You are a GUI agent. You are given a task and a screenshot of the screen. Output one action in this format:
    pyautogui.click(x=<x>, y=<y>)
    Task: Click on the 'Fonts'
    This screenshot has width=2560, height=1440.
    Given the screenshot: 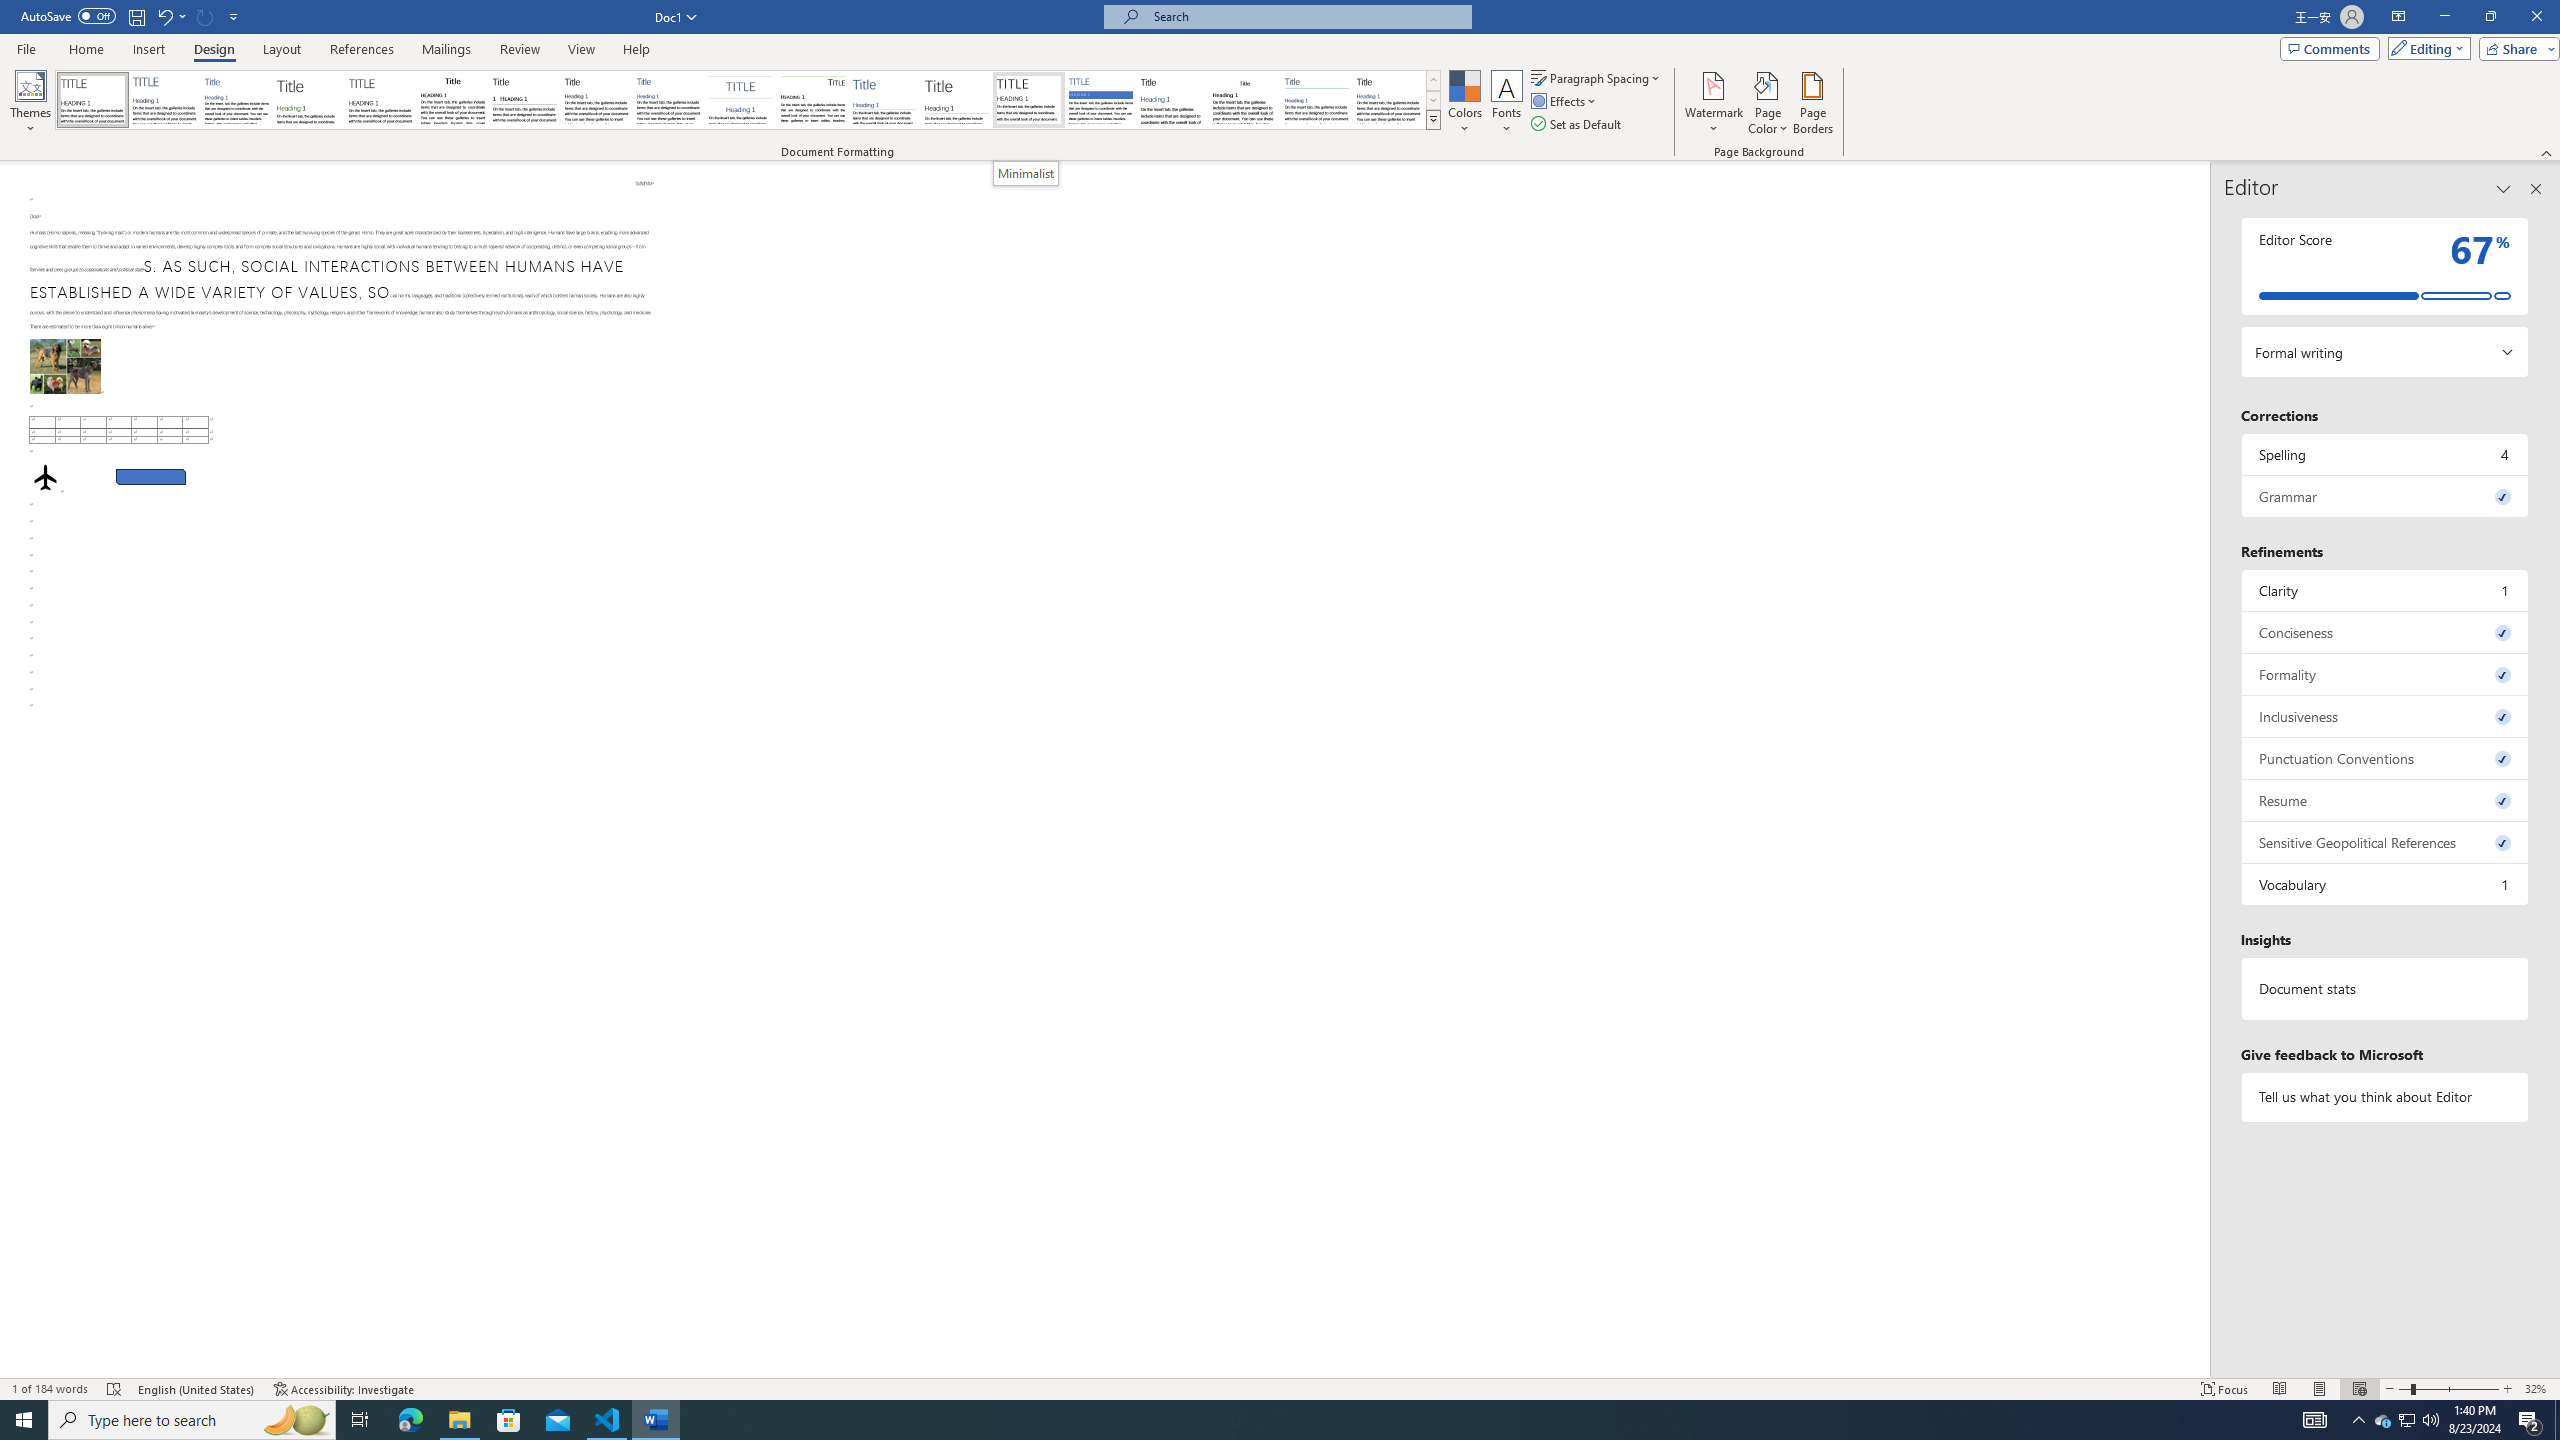 What is the action you would take?
    pyautogui.click(x=1505, y=103)
    